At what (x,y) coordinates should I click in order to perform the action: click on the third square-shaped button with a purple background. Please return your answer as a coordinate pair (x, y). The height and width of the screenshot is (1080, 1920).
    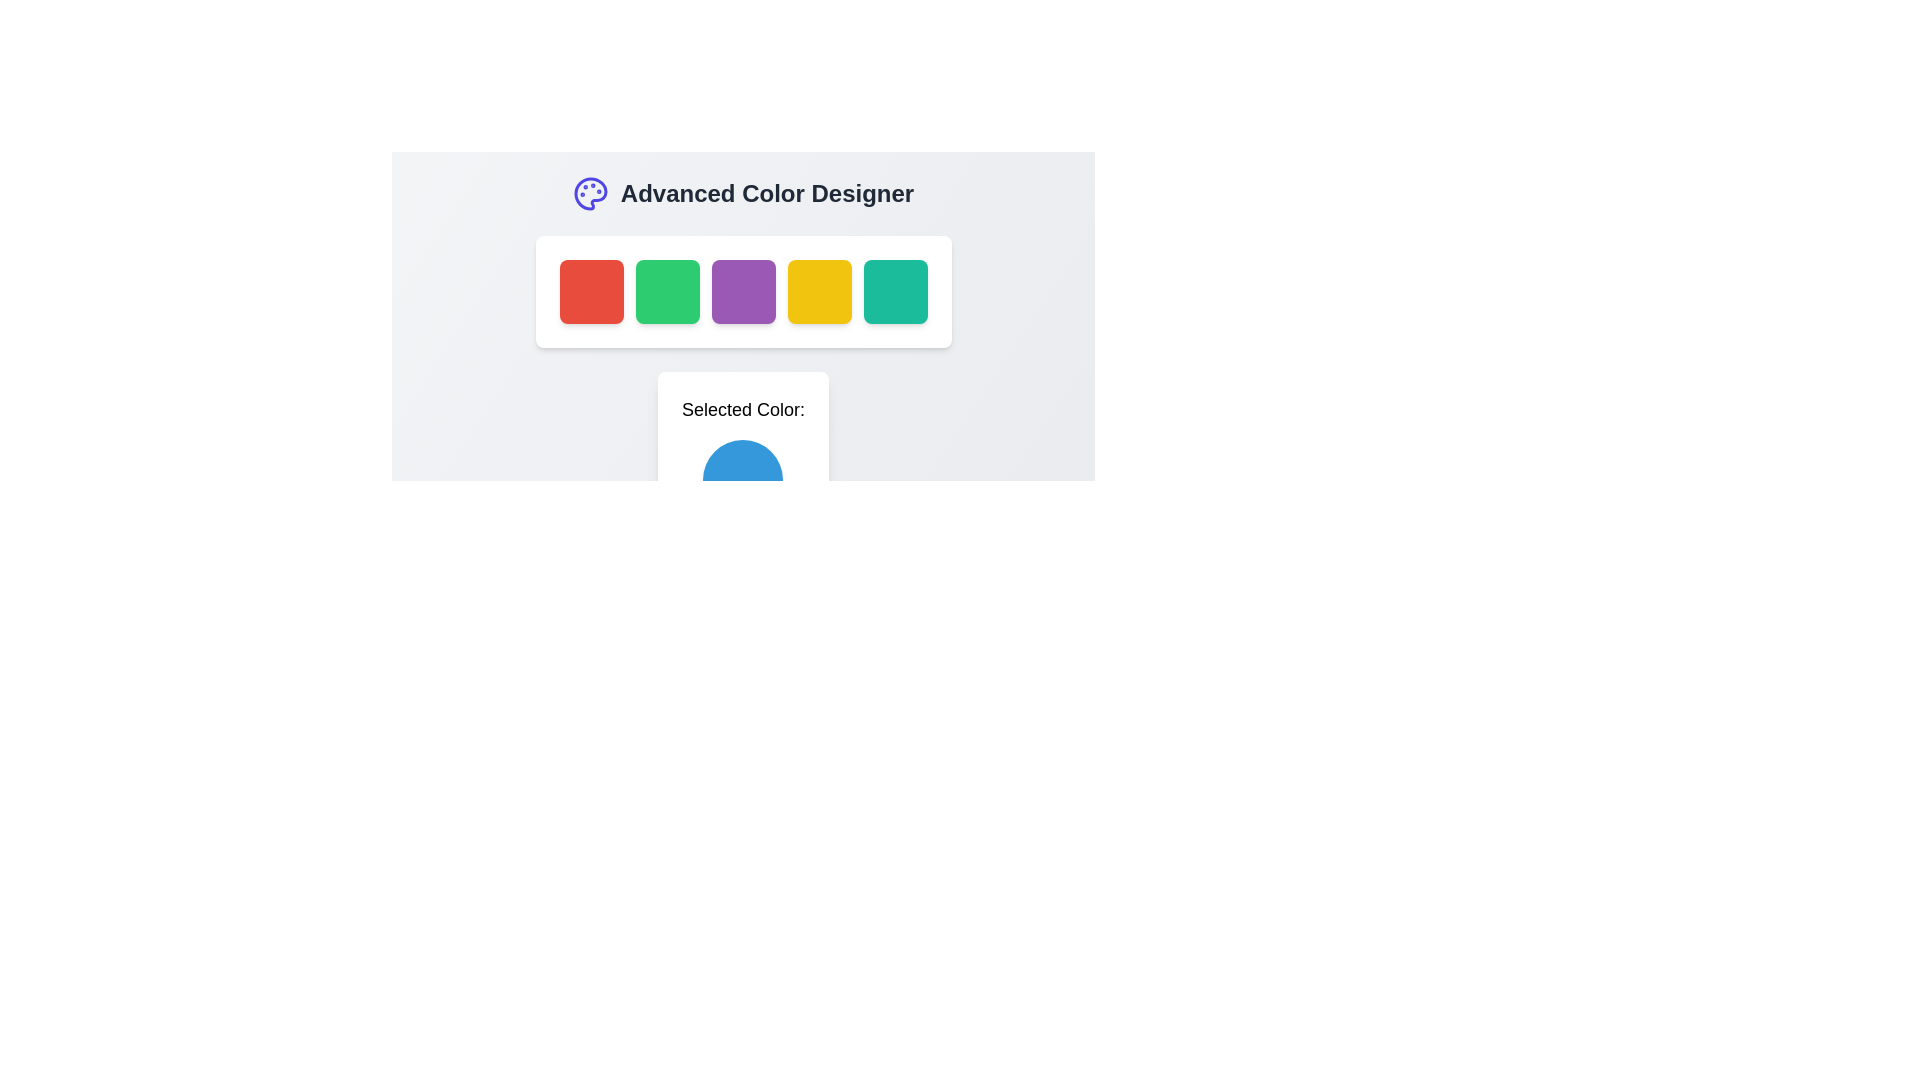
    Looking at the image, I should click on (742, 292).